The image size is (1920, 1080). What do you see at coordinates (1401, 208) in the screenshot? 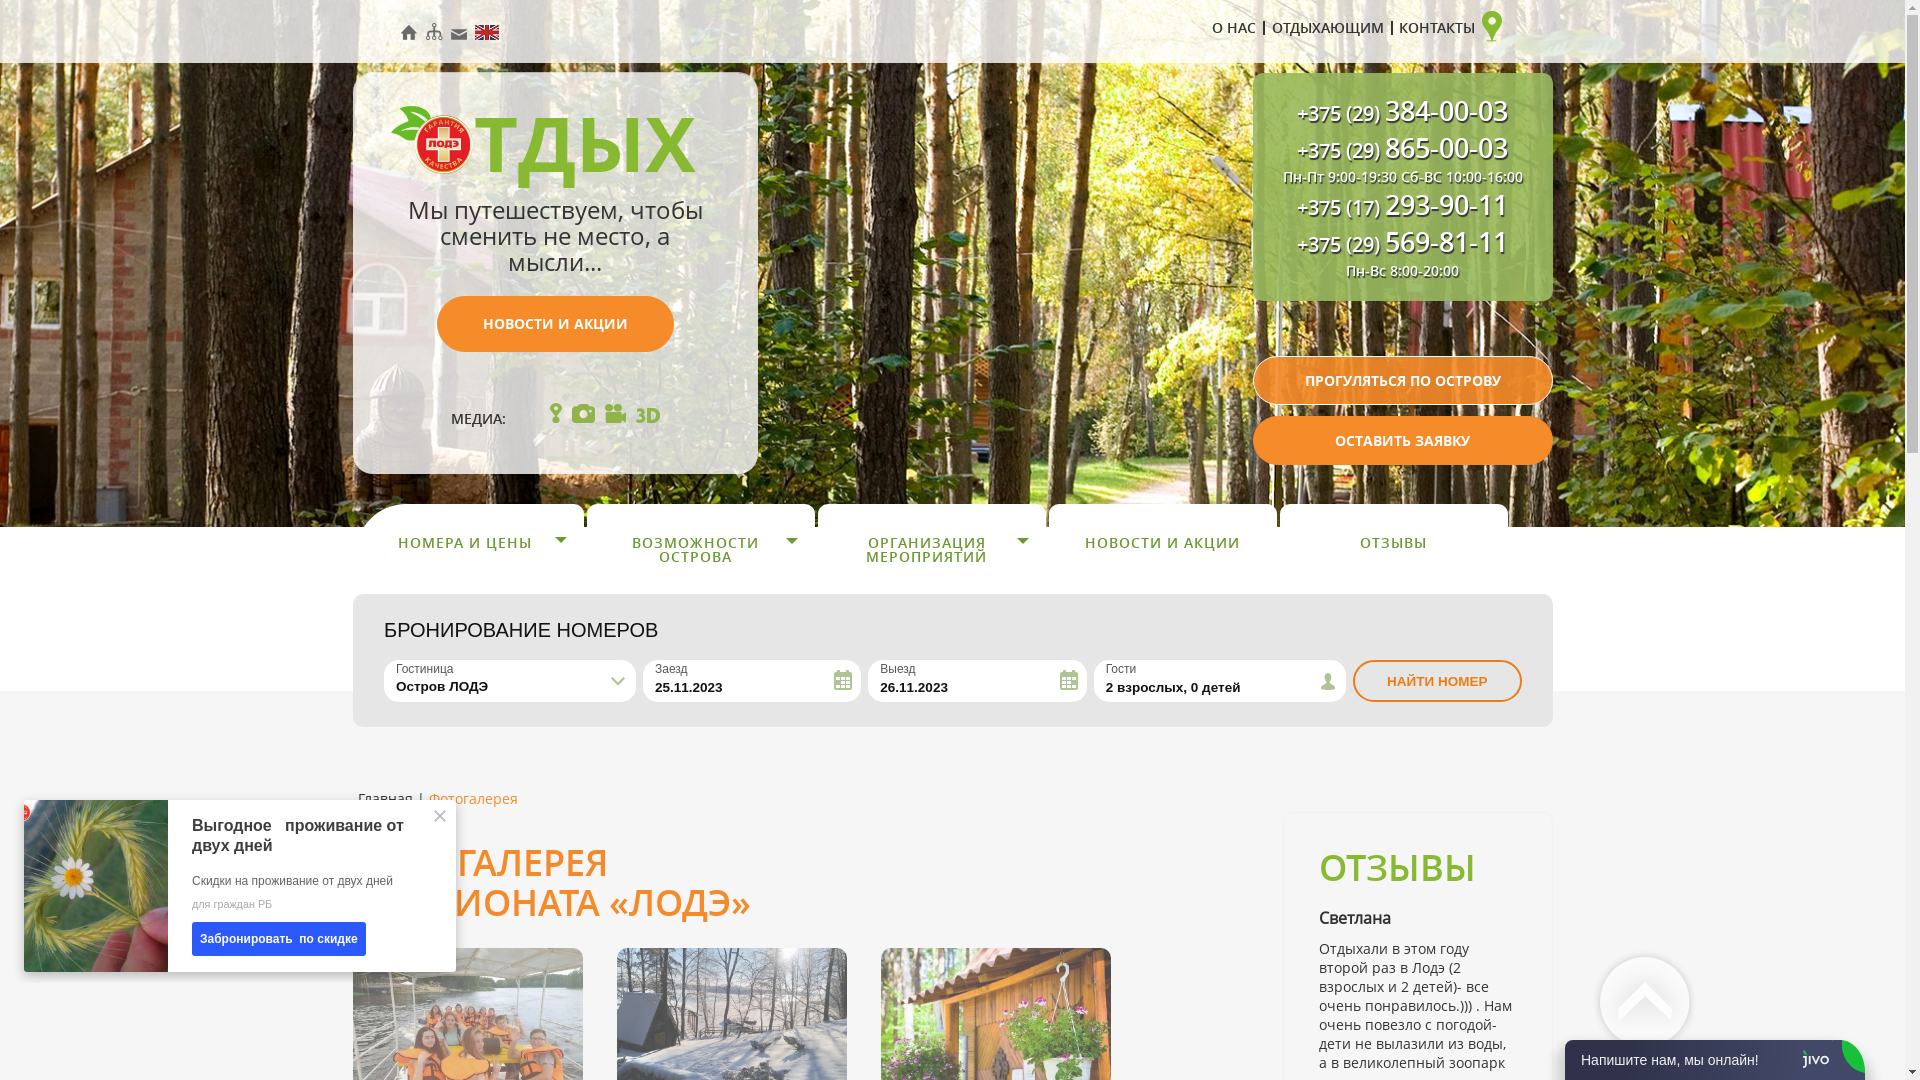
I see `'+375 (17) 293-90-11'` at bounding box center [1401, 208].